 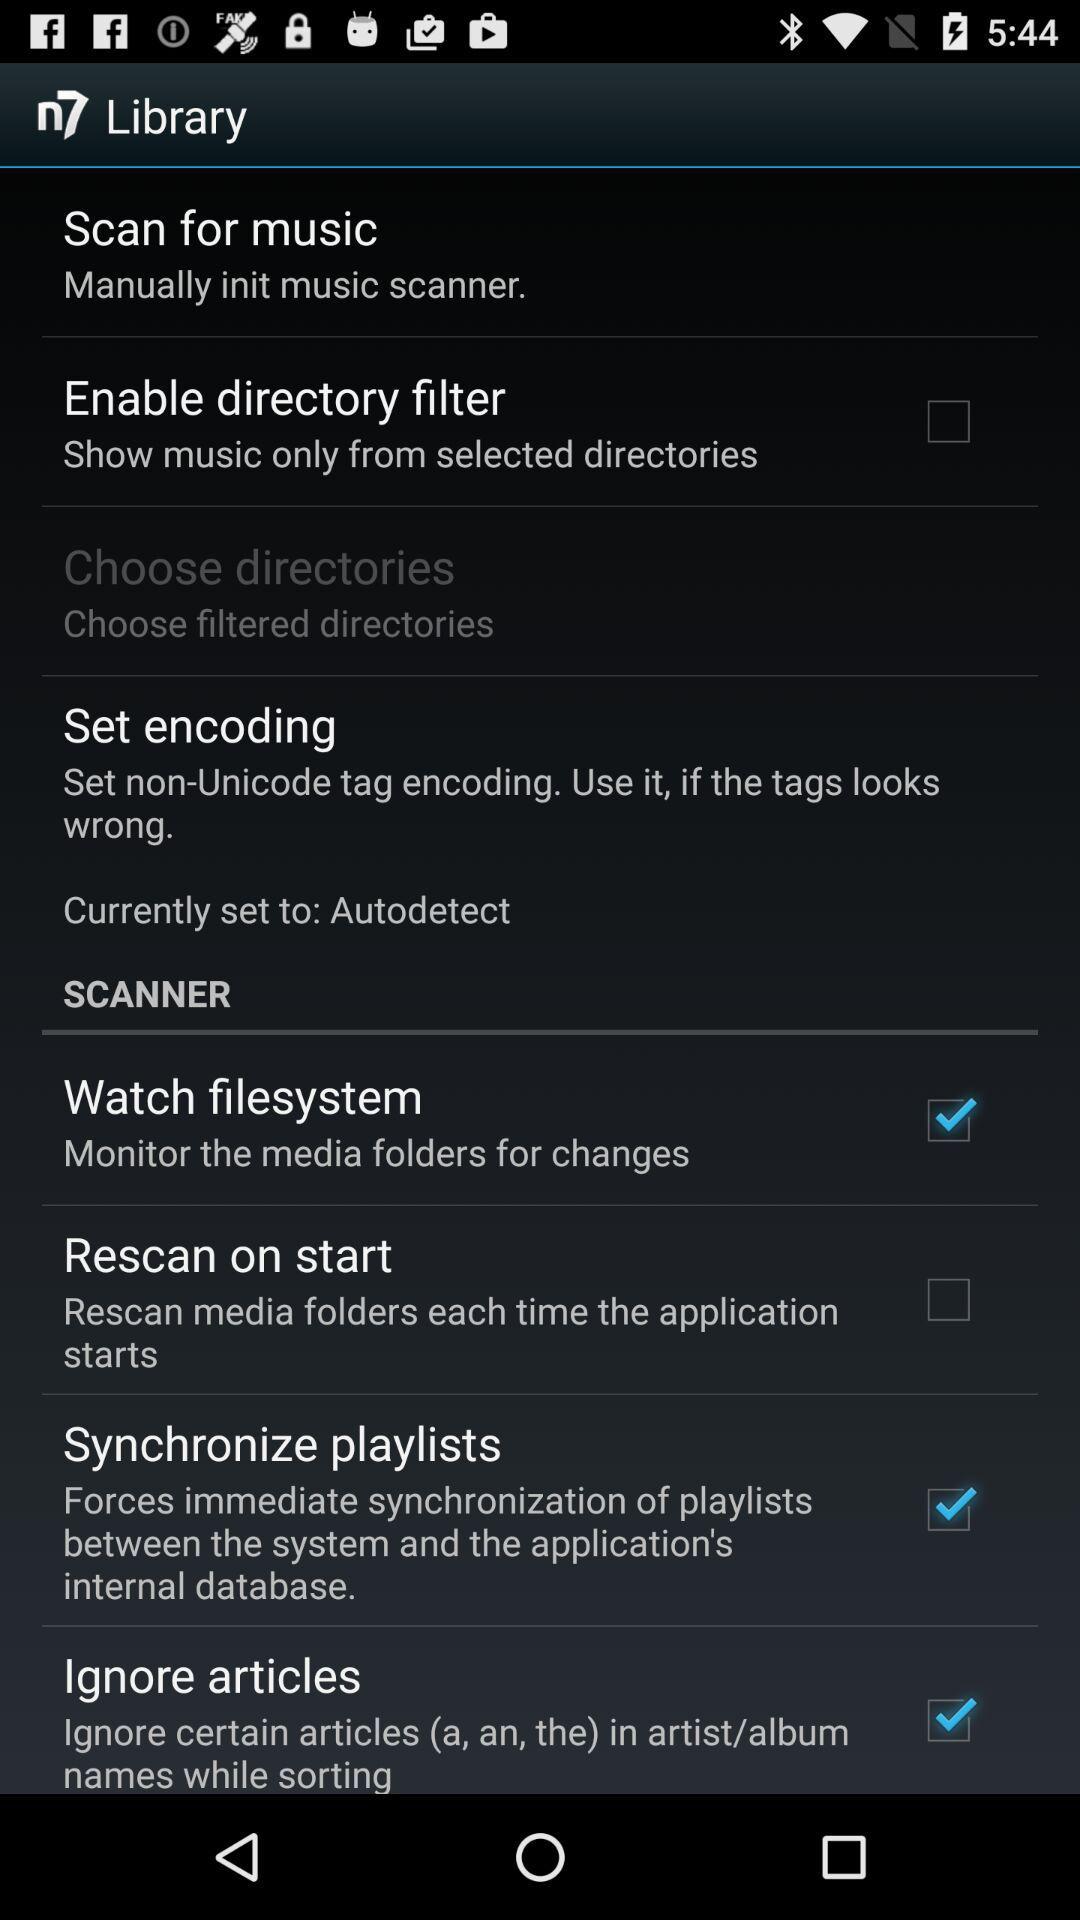 I want to click on synchronize playlists app, so click(x=282, y=1442).